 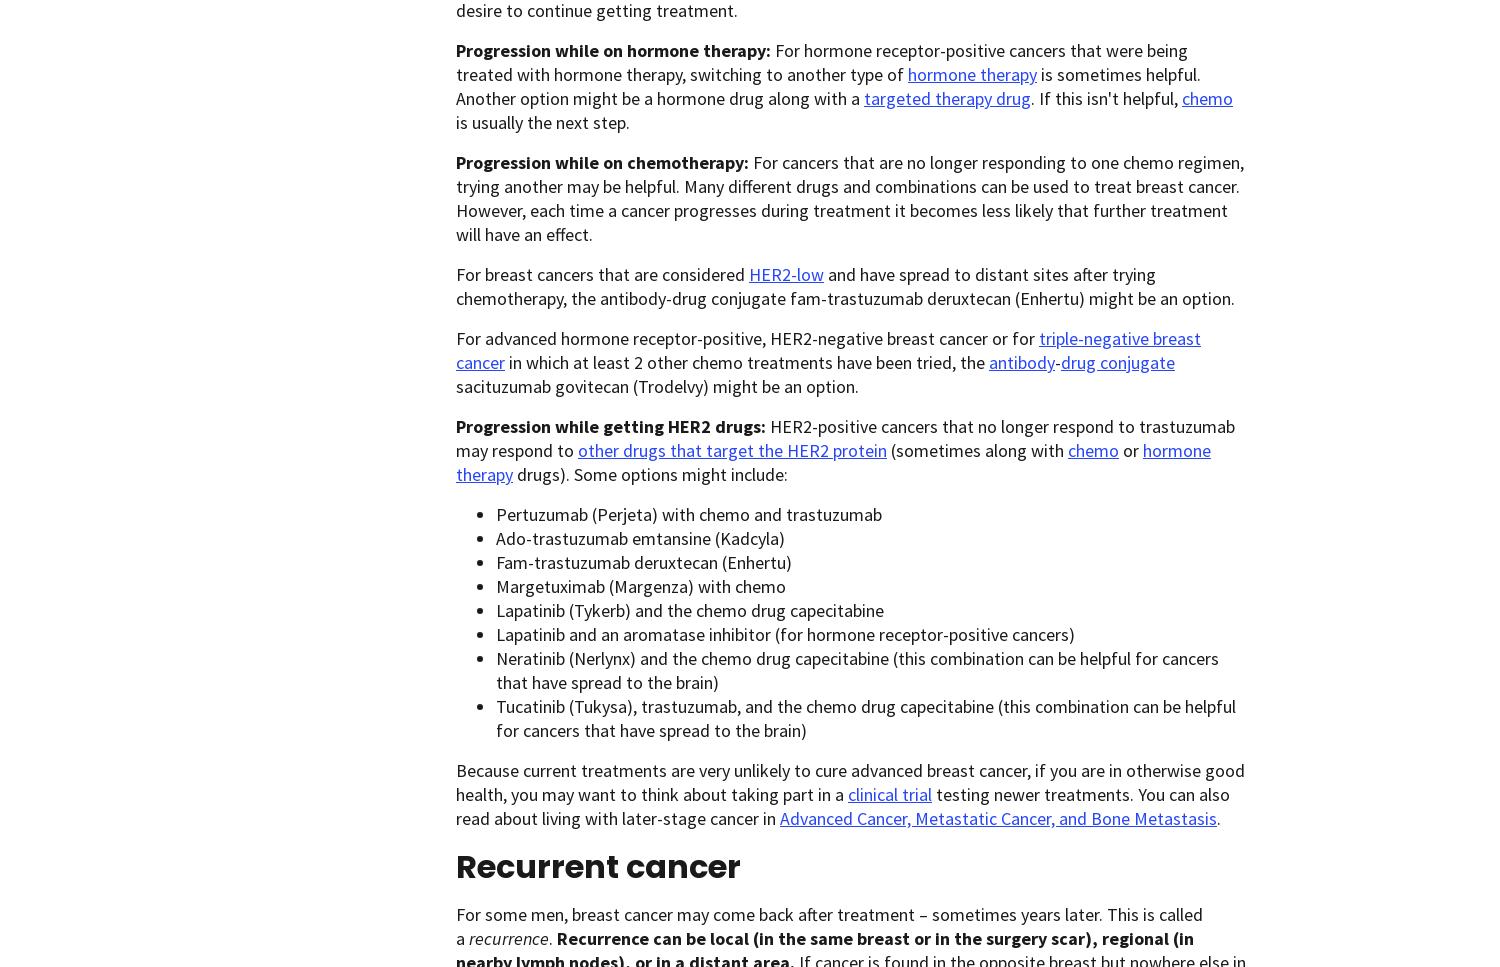 I want to click on 'Recurrent cancer', so click(x=597, y=865).